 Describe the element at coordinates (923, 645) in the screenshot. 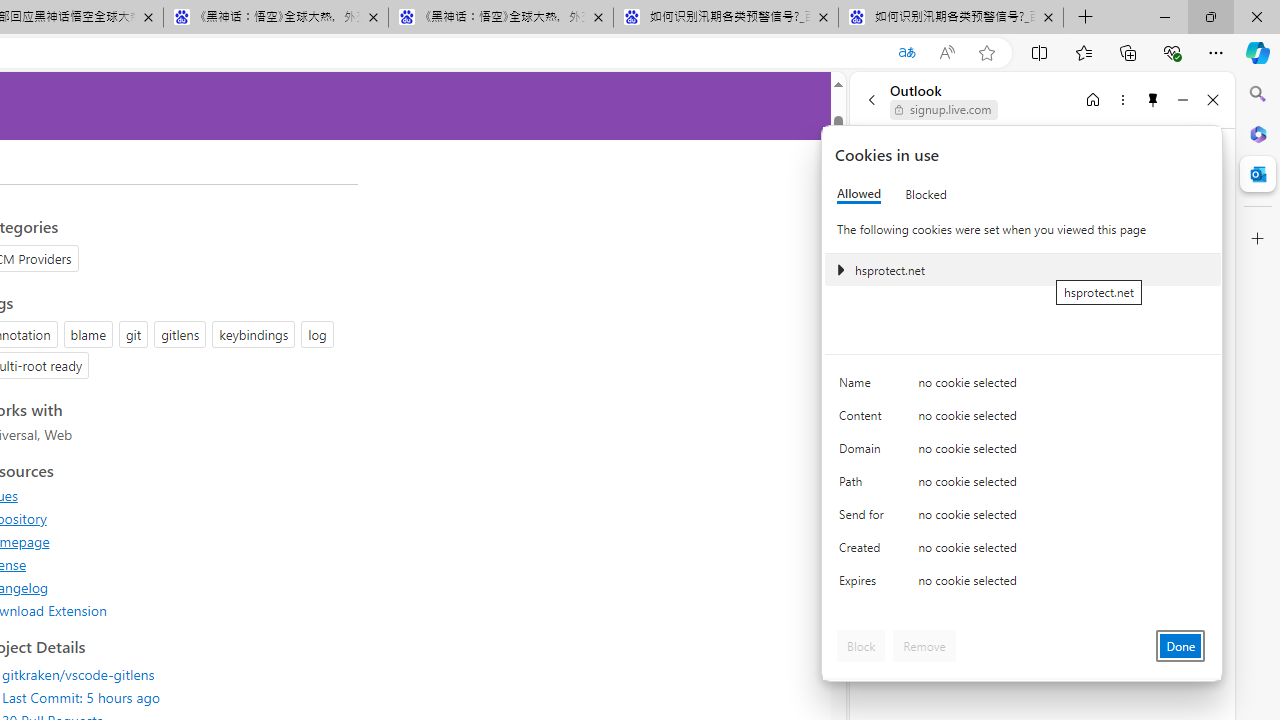

I see `'Remove'` at that location.